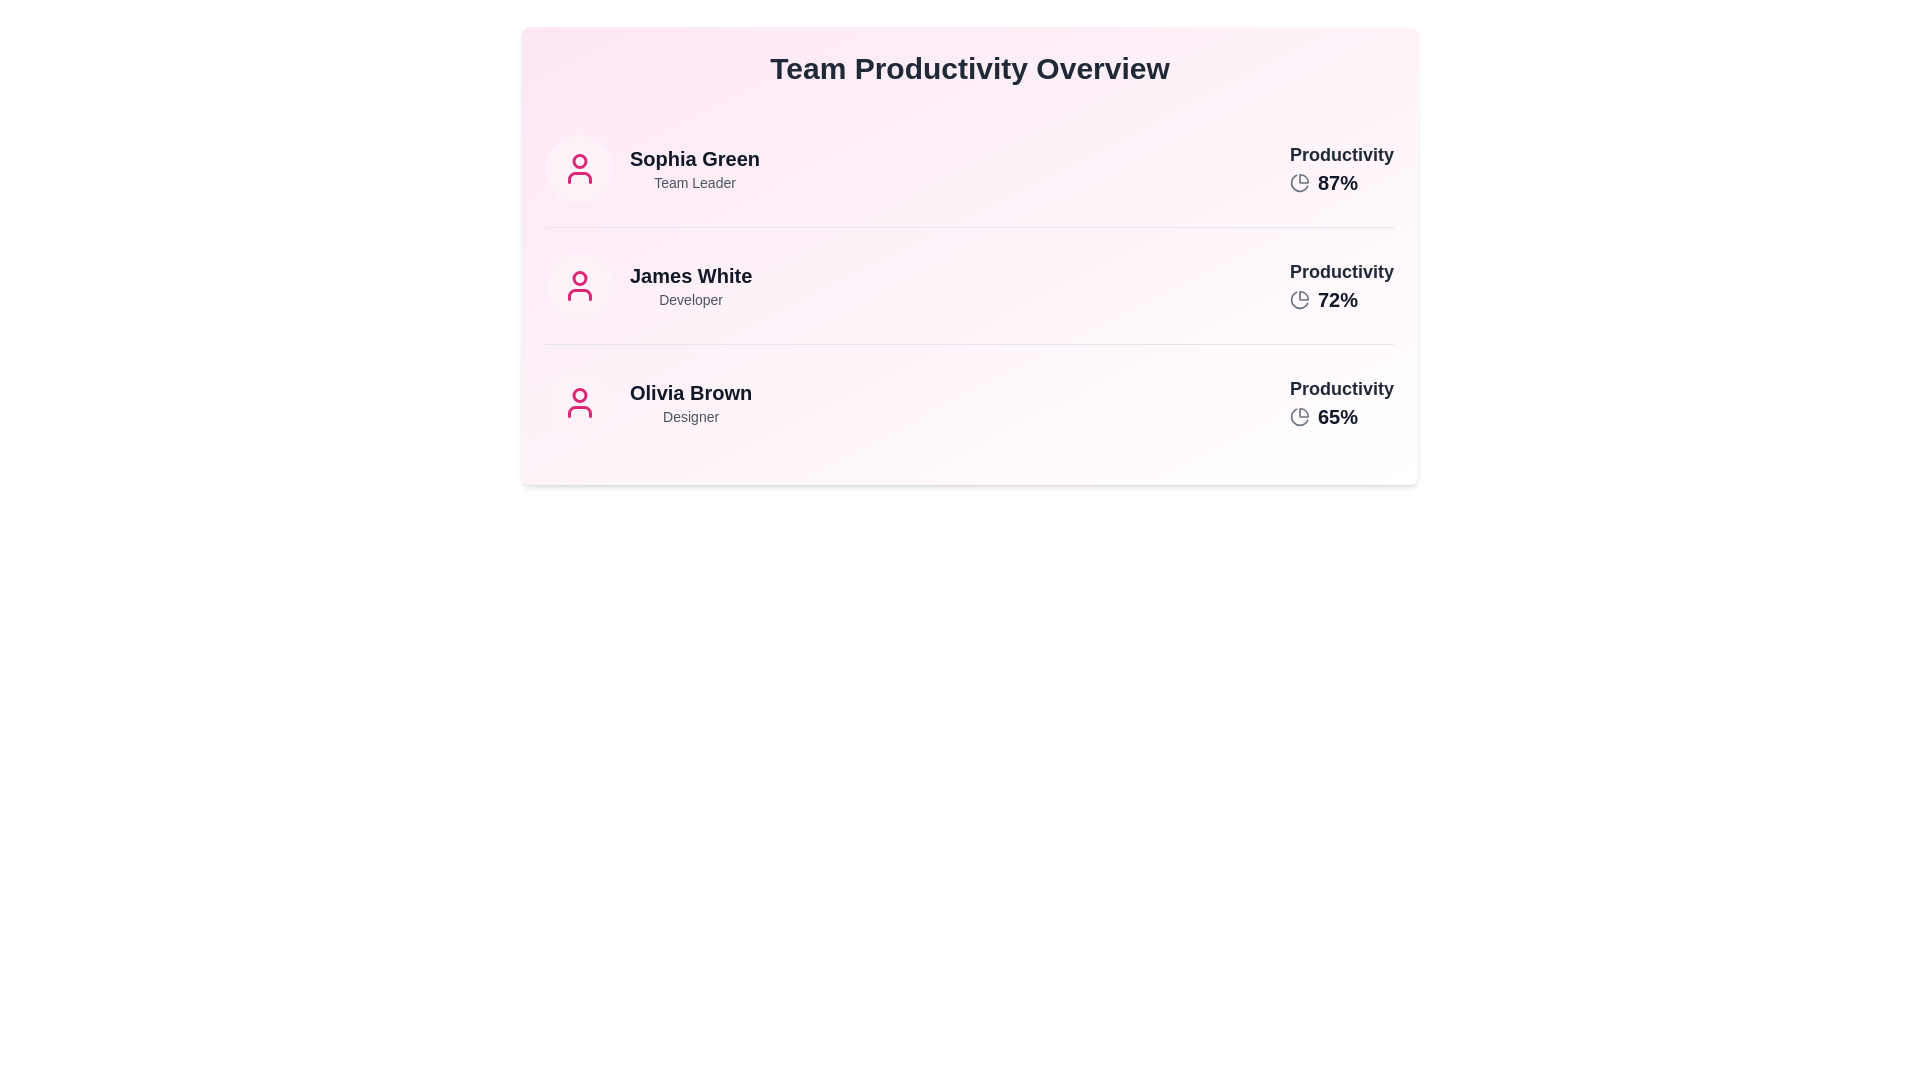 The image size is (1920, 1080). I want to click on the information displayed on the Text label with accompanying icon indicating the productivity level of 'James White - Developer.', so click(1341, 285).